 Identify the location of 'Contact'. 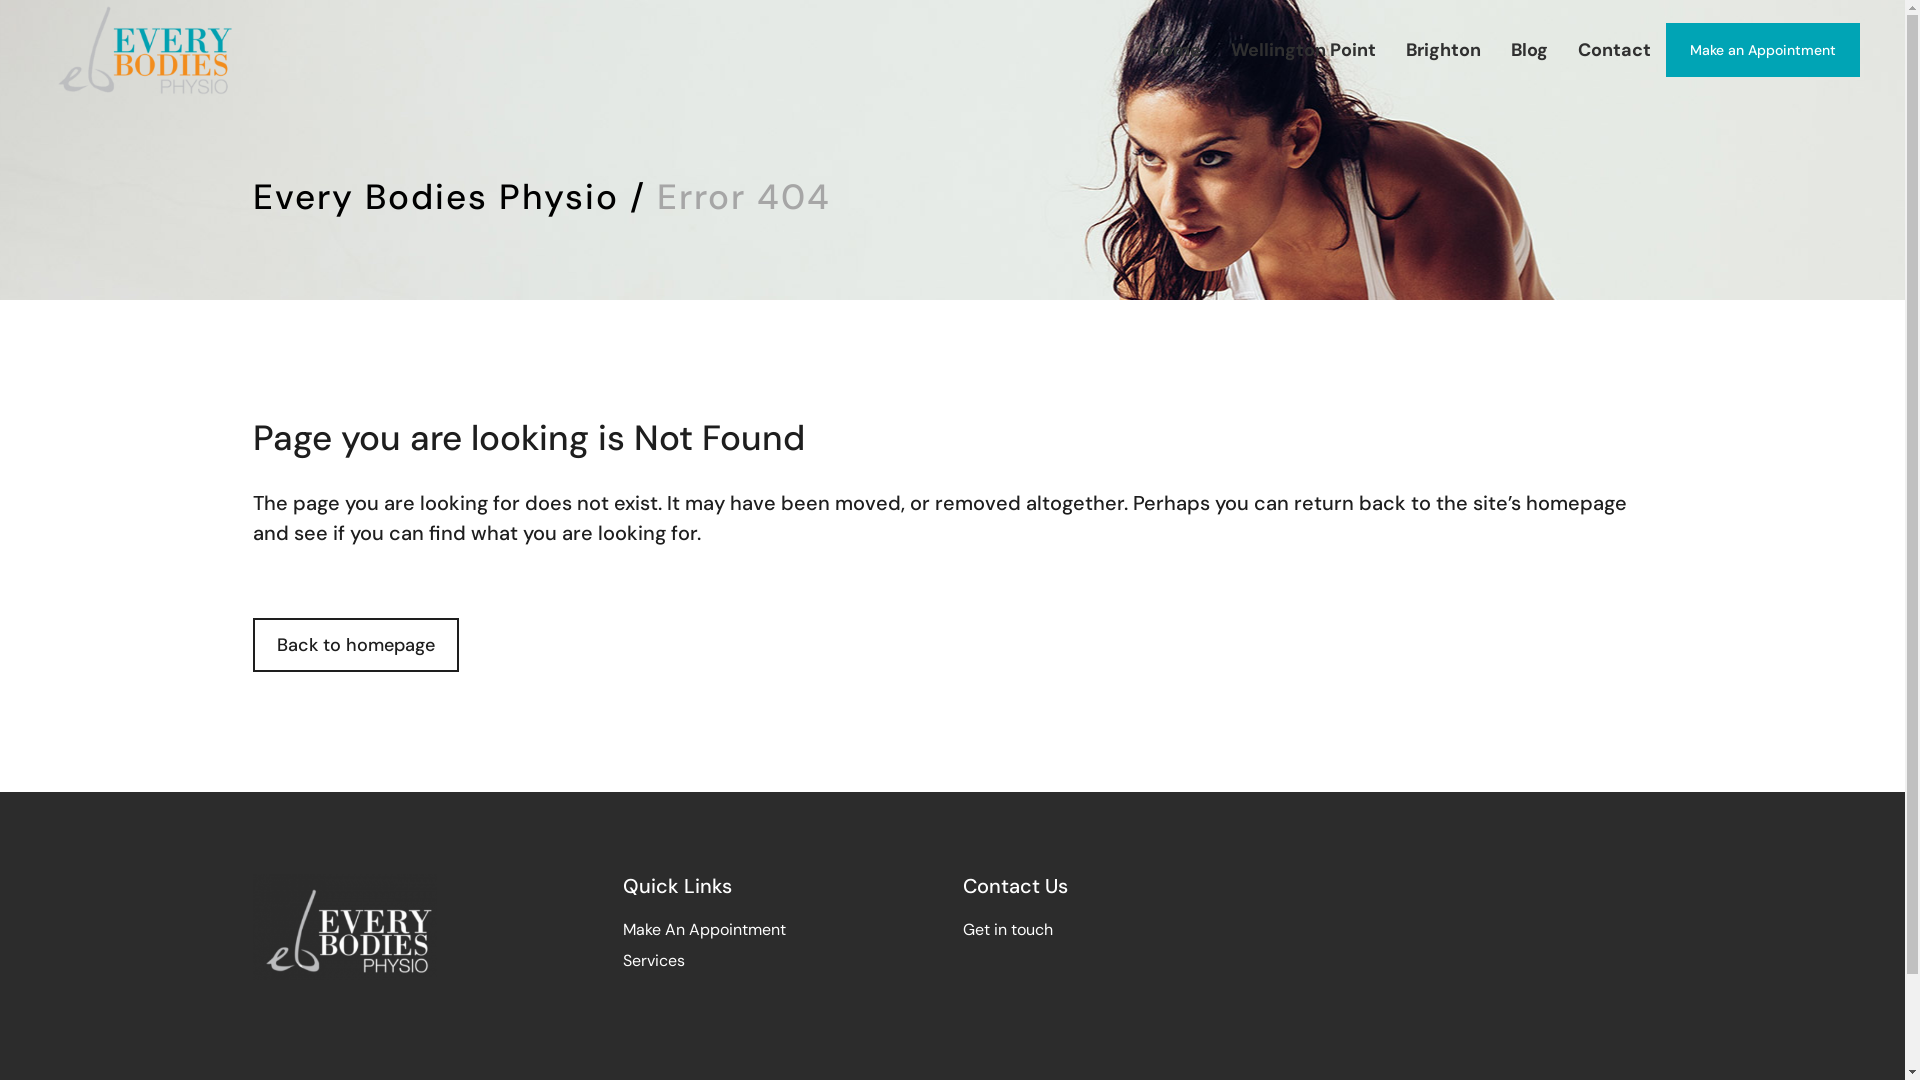
(1614, 49).